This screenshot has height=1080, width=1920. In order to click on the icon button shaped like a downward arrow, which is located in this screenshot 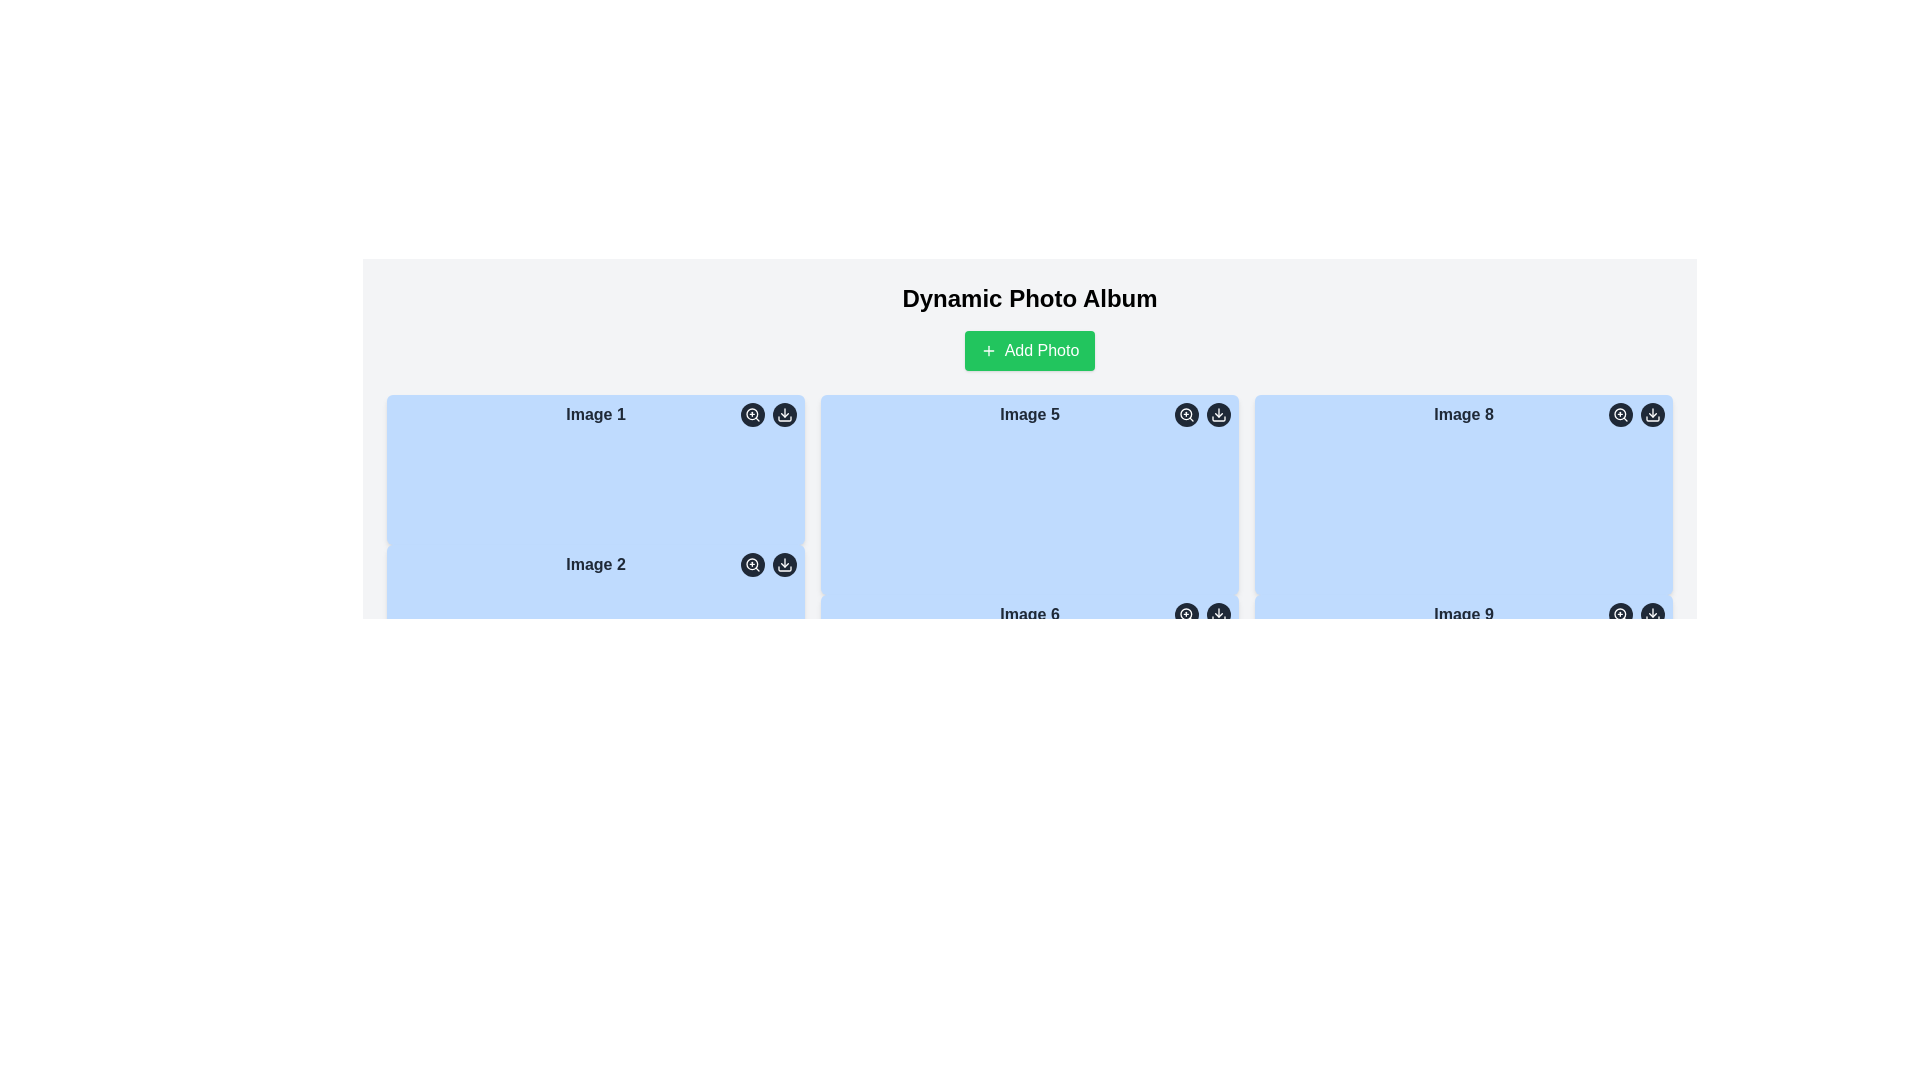, I will do `click(784, 414)`.